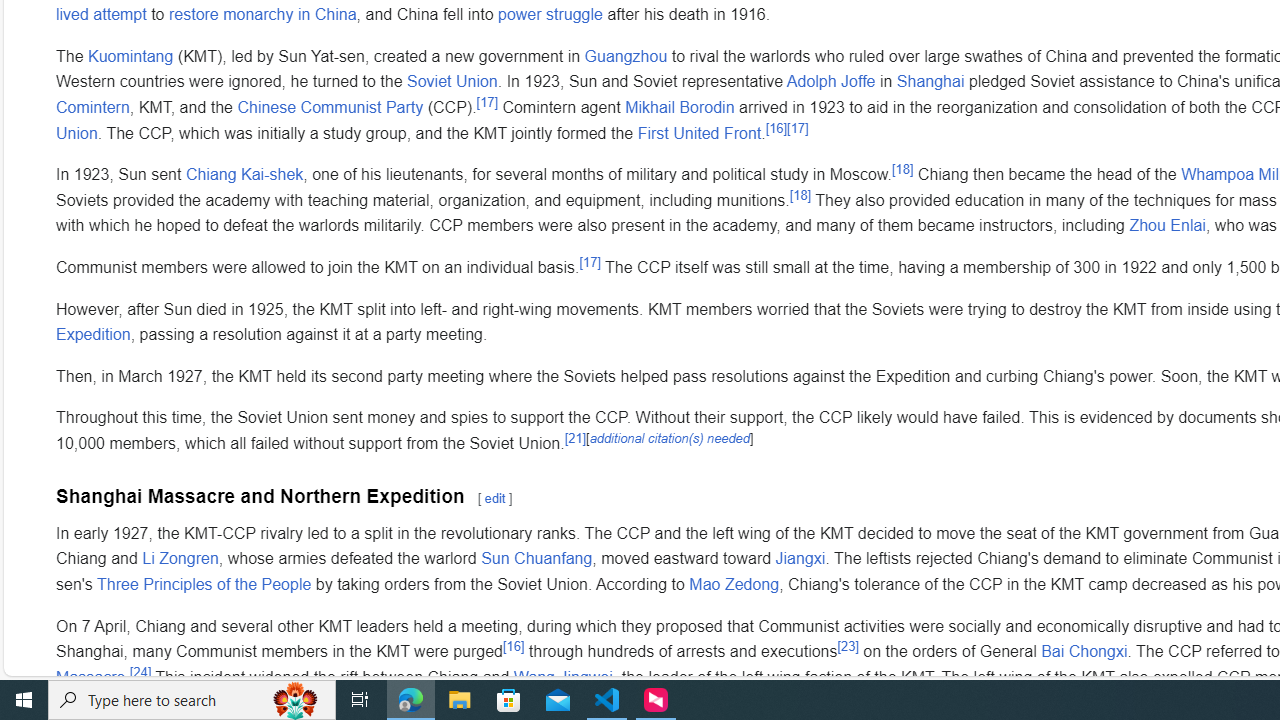 This screenshot has height=720, width=1280. What do you see at coordinates (130, 54) in the screenshot?
I see `'Kuomintang'` at bounding box center [130, 54].